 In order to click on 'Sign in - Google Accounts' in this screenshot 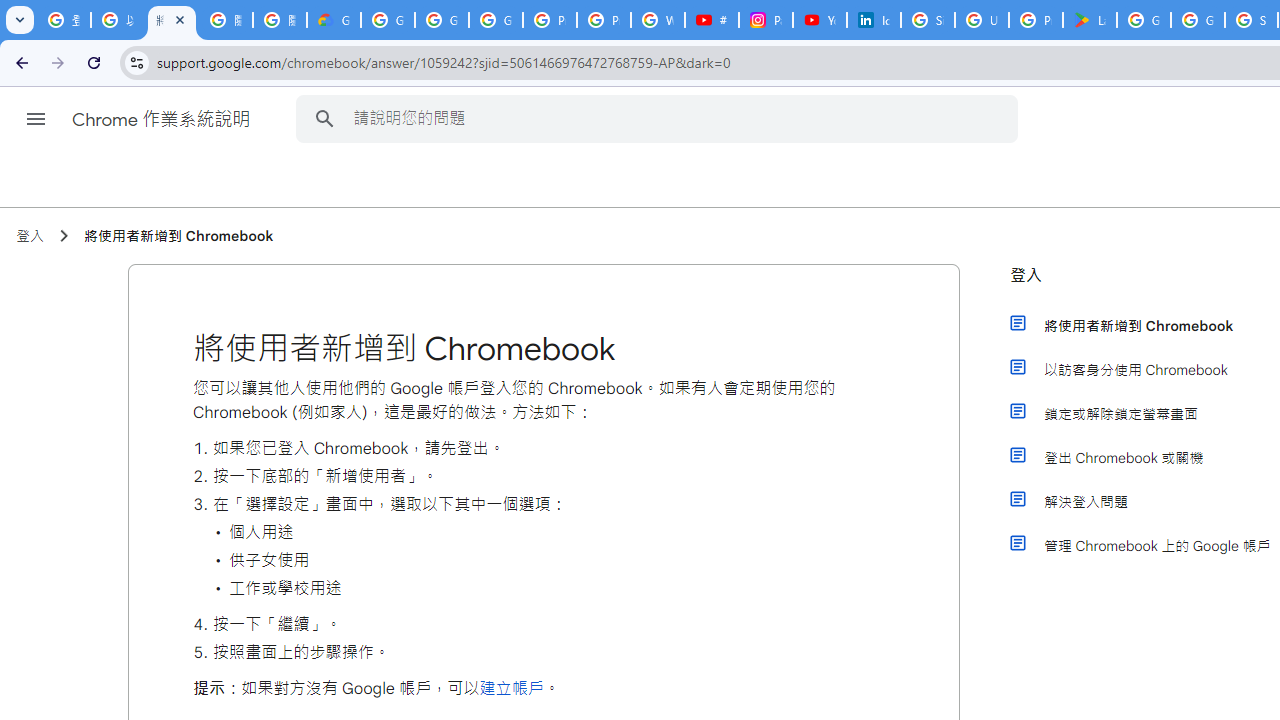, I will do `click(927, 20)`.